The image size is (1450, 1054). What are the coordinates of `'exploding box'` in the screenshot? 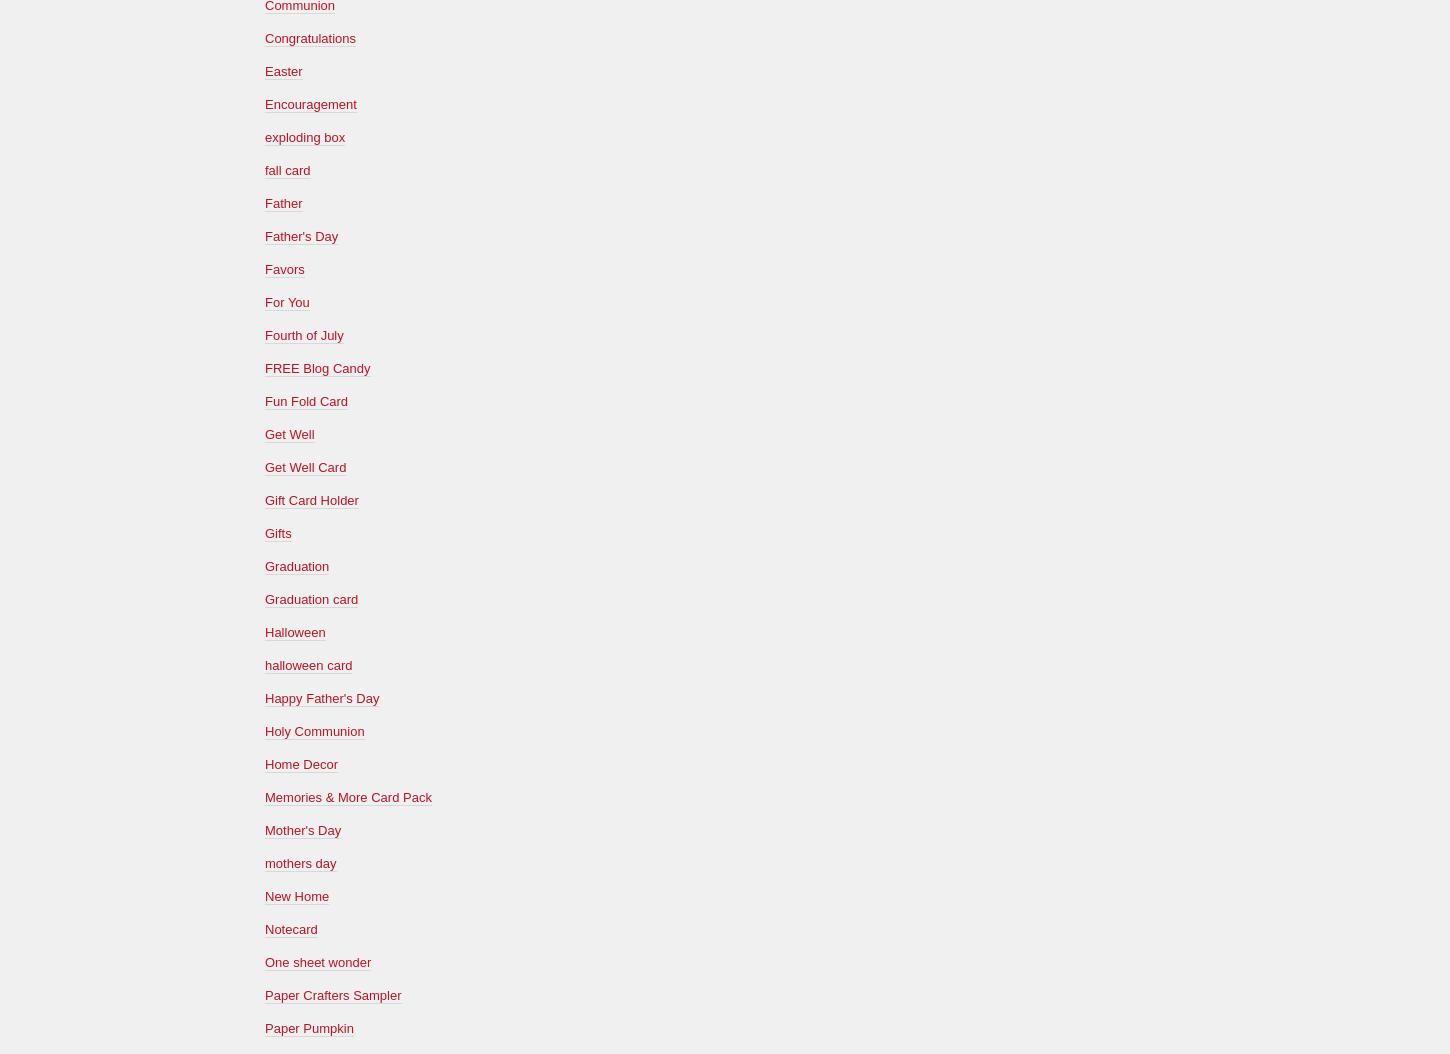 It's located at (304, 136).